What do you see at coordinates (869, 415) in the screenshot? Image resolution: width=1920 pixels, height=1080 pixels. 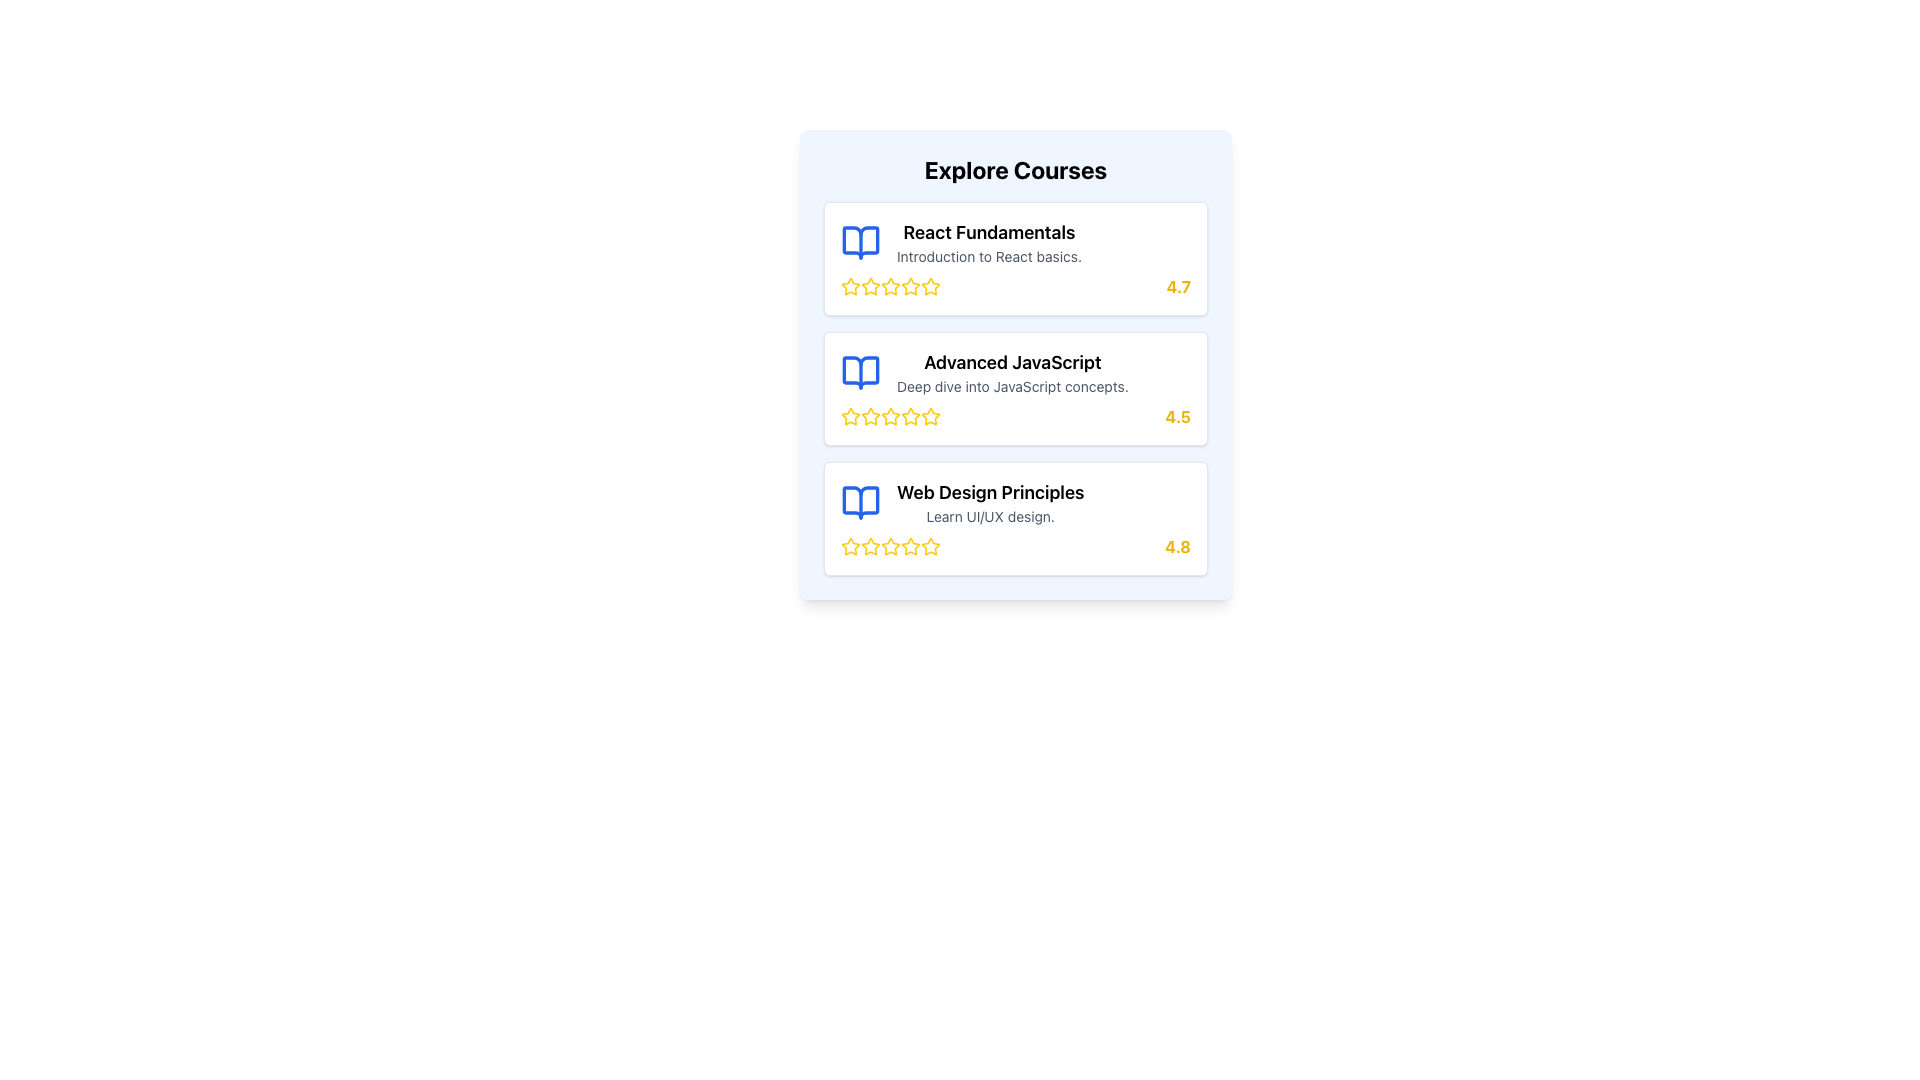 I see `the second star in the rating system under 'Advanced JavaScript'` at bounding box center [869, 415].